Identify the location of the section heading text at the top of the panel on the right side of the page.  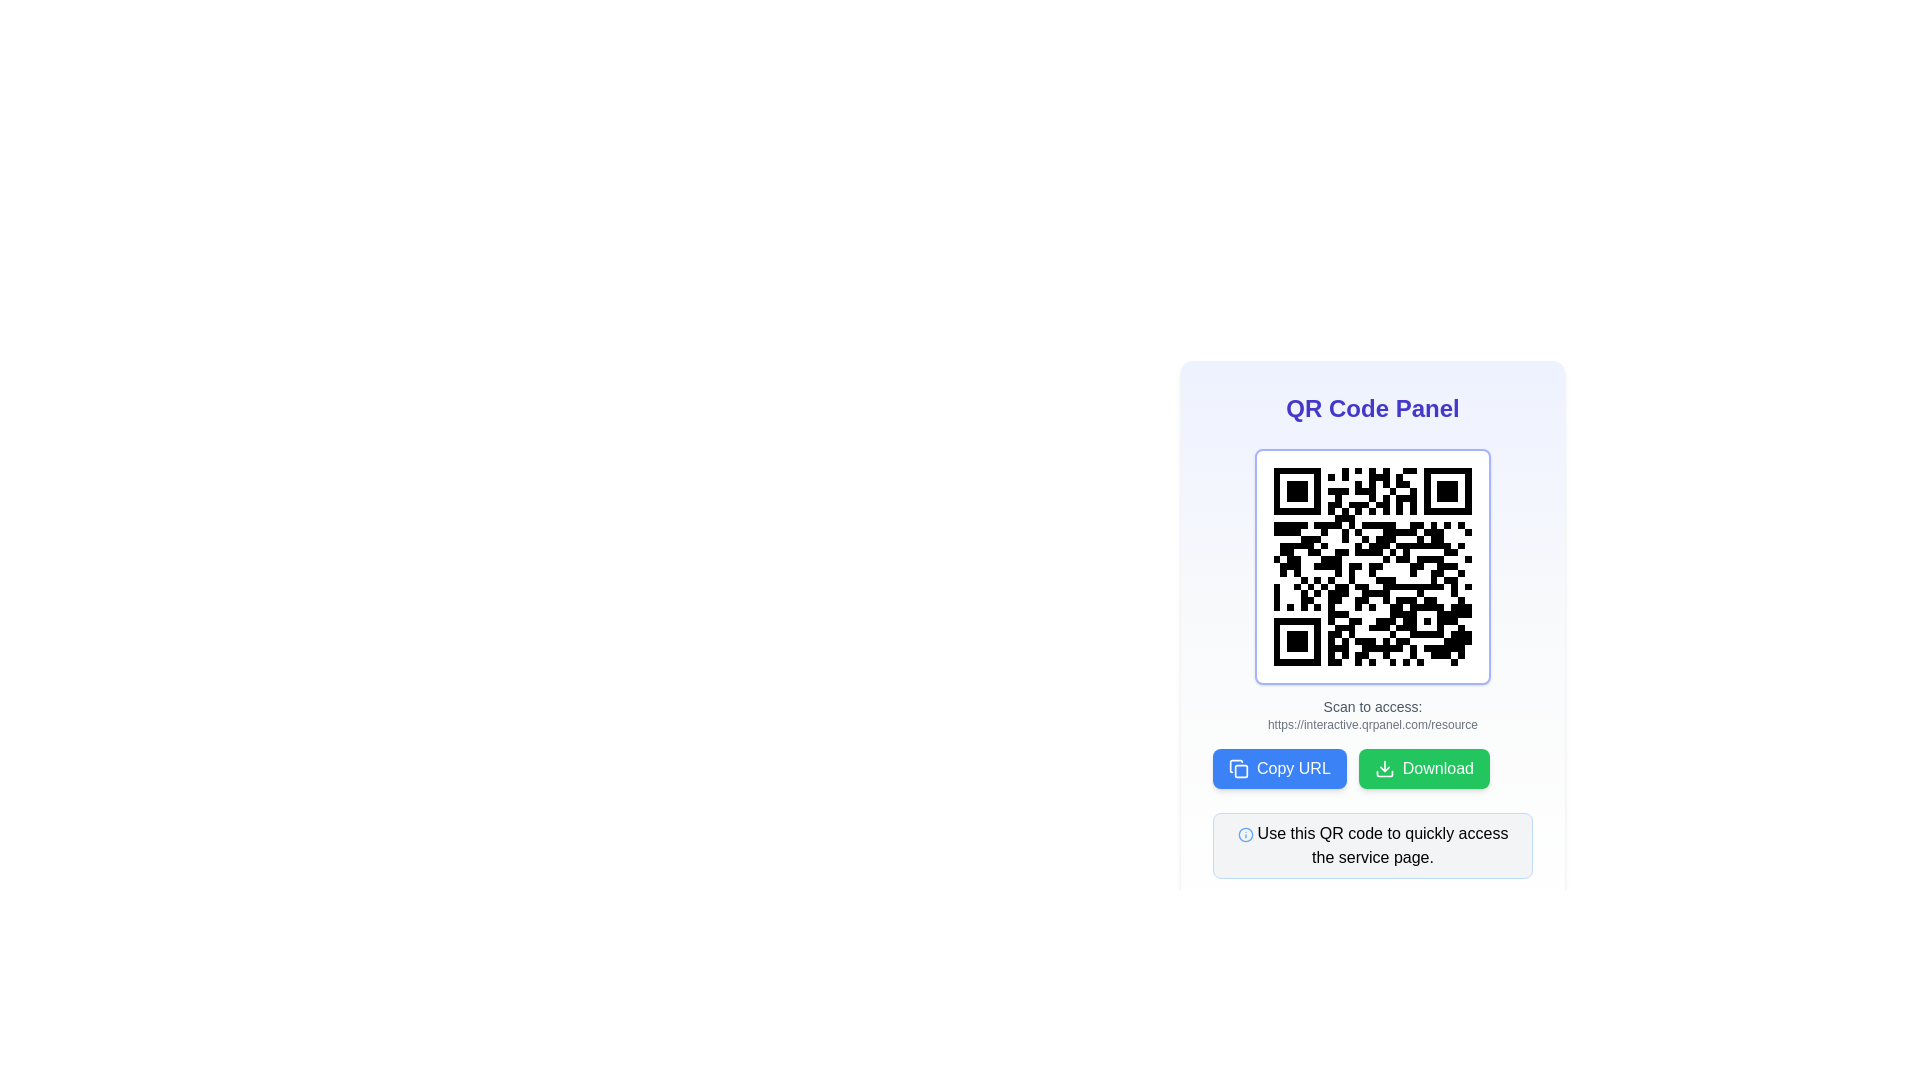
(1371, 407).